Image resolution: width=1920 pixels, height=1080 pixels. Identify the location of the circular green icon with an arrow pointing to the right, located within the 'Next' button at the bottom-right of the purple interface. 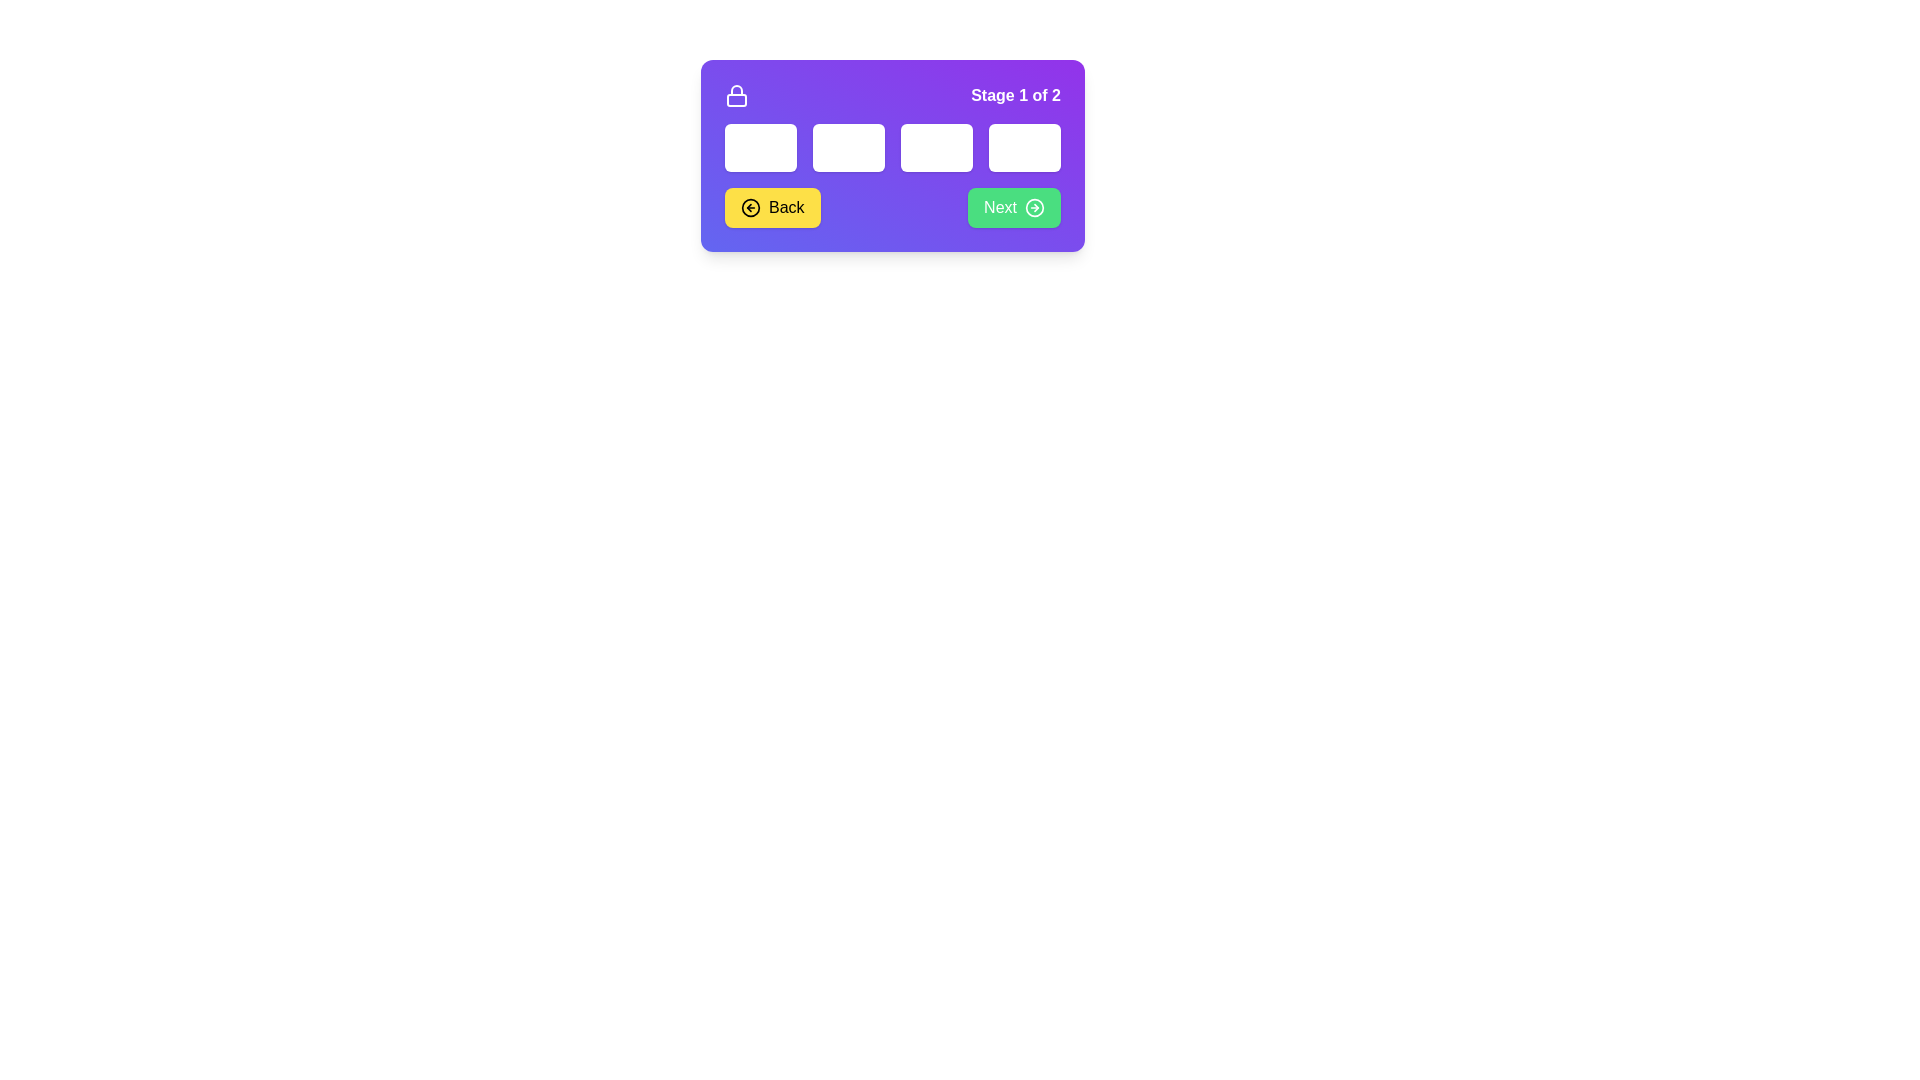
(1035, 208).